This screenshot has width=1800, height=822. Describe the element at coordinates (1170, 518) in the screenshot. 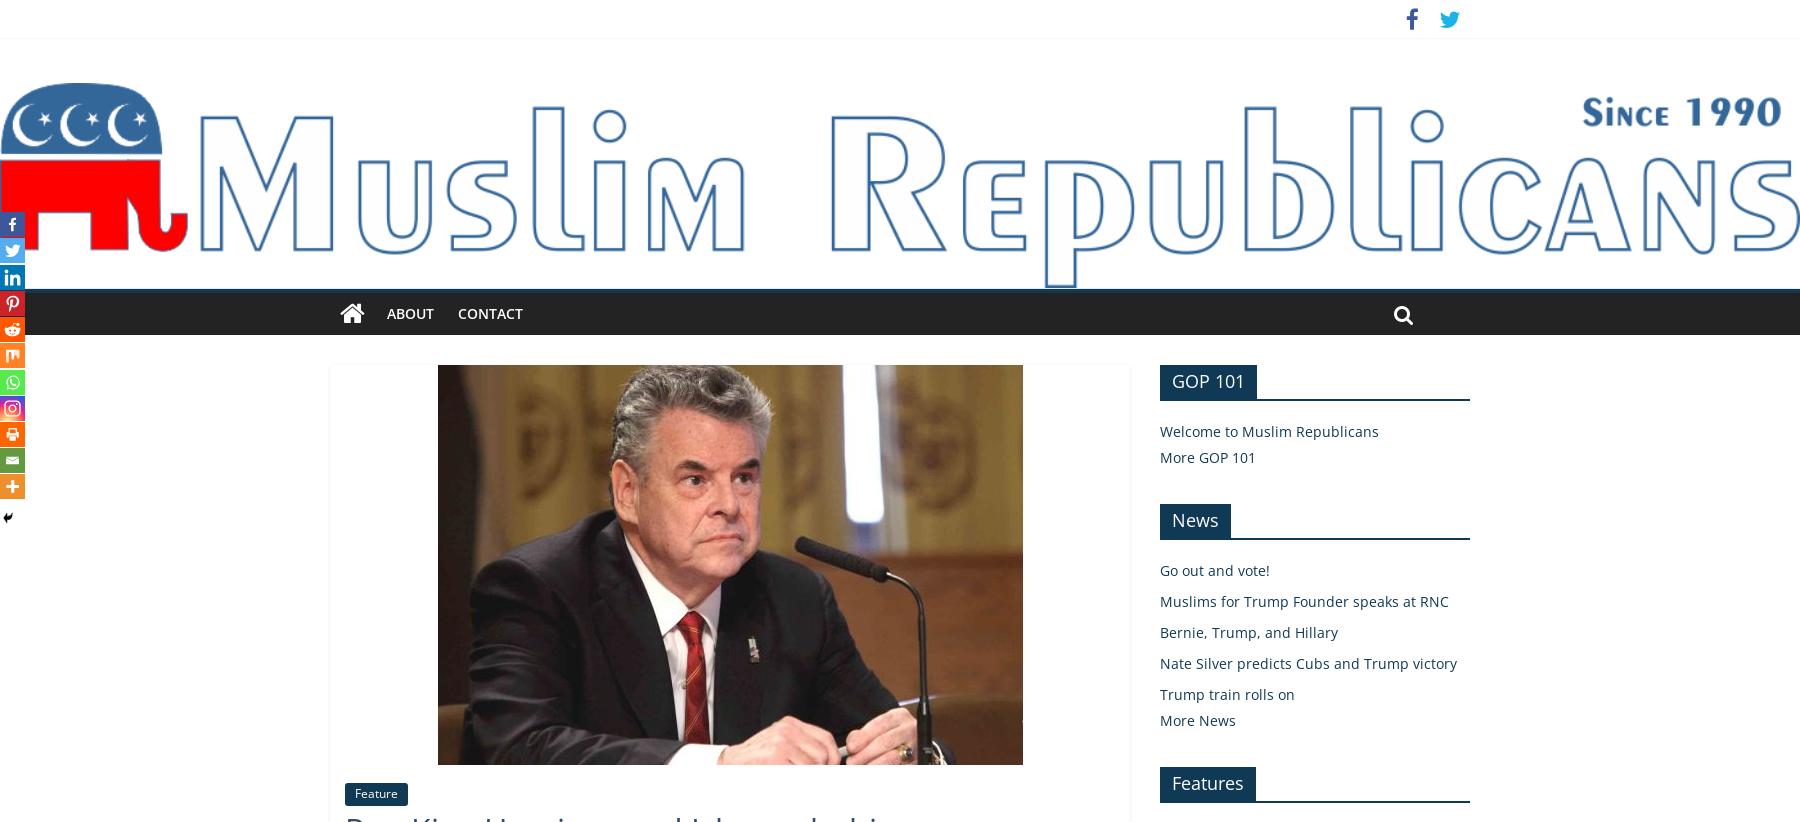

I see `'News'` at that location.